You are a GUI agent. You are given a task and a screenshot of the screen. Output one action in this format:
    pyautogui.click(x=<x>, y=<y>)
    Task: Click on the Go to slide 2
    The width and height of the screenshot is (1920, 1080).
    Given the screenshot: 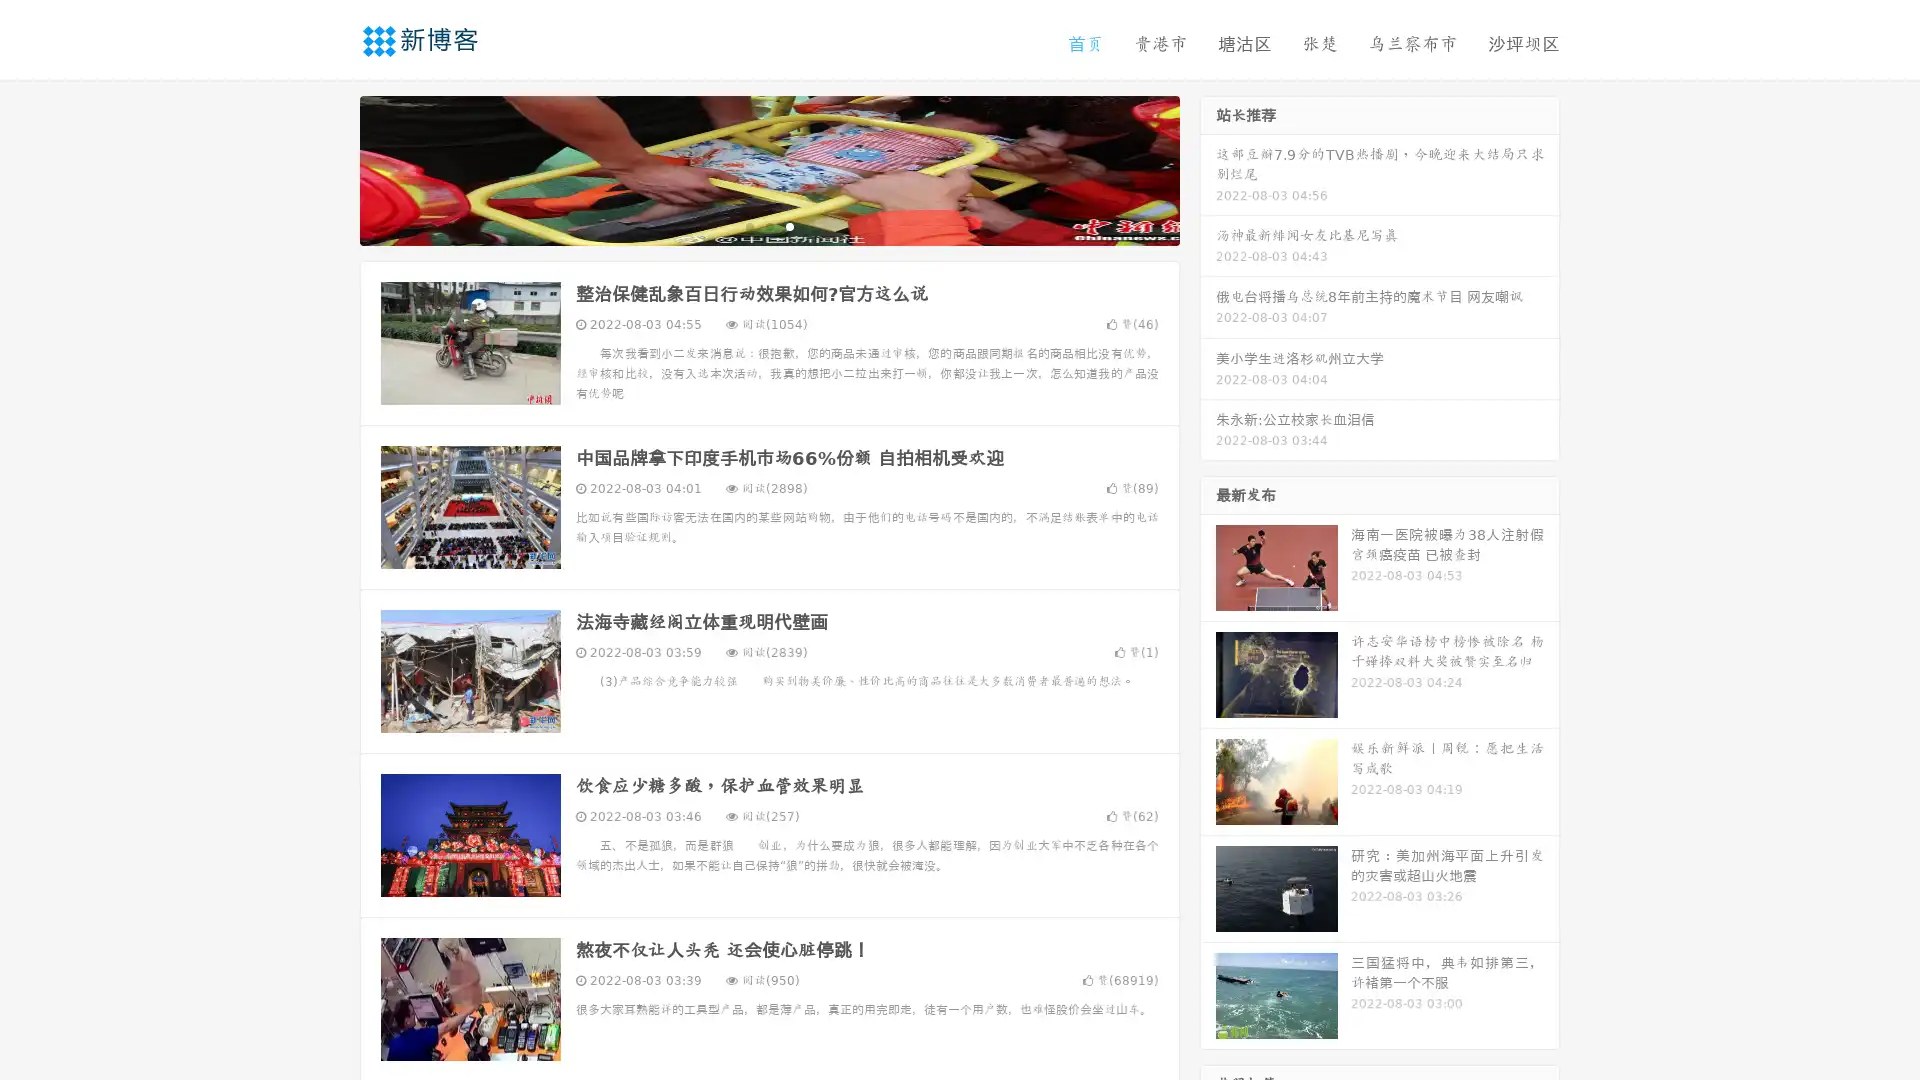 What is the action you would take?
    pyautogui.click(x=768, y=225)
    